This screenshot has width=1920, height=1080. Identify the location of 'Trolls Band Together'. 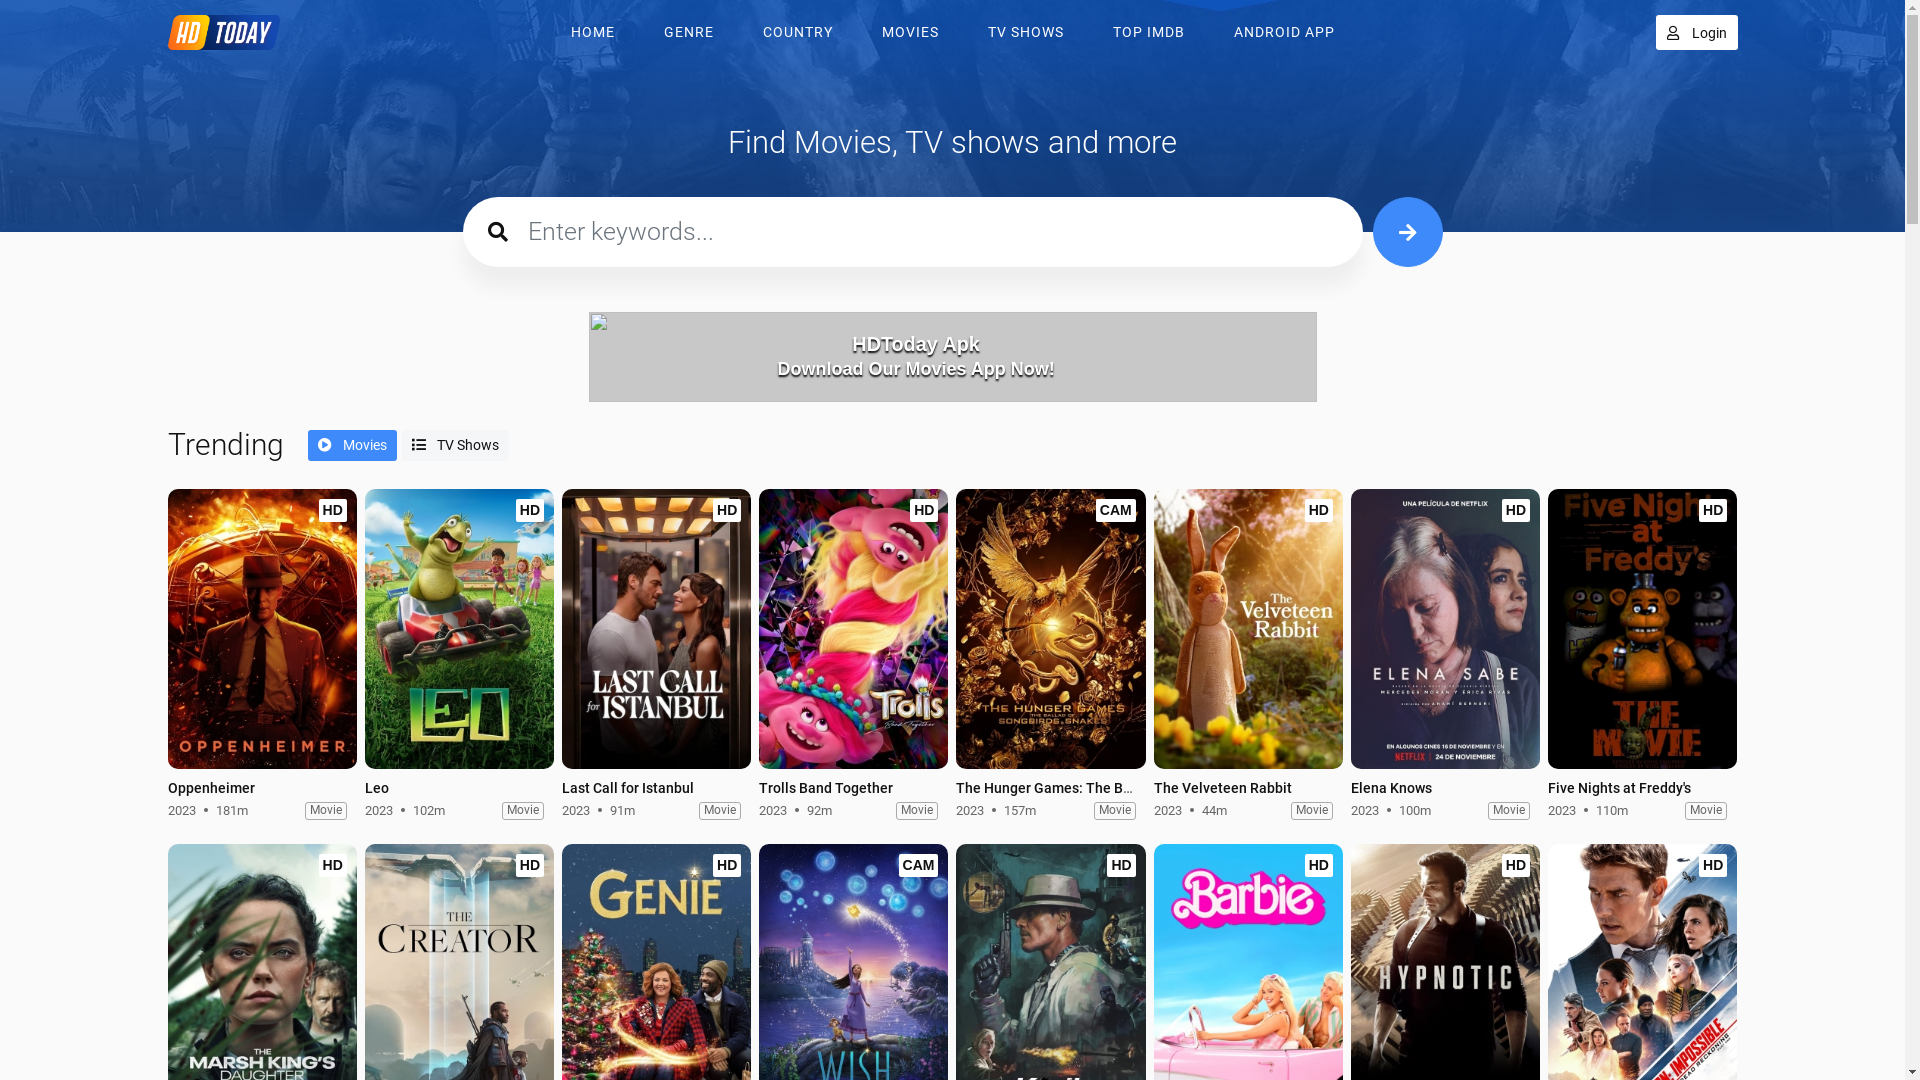
(853, 627).